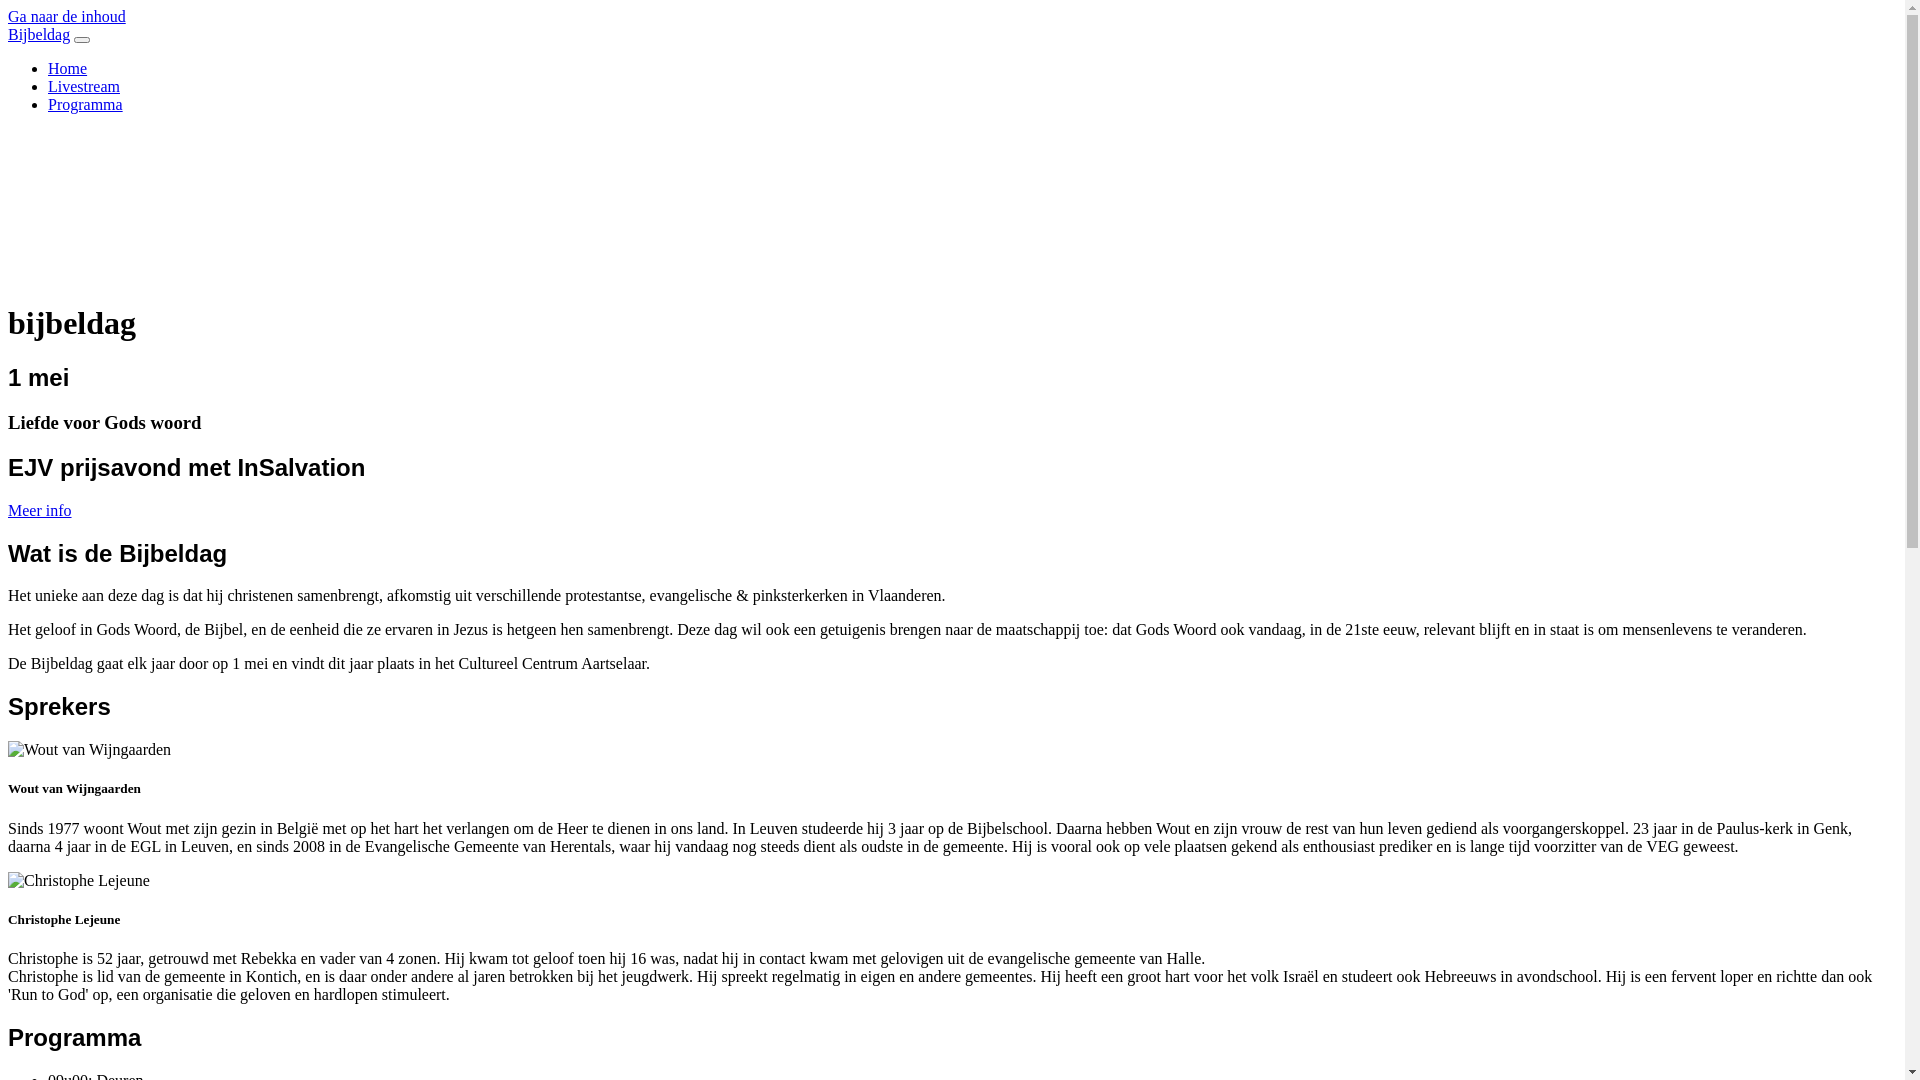  I want to click on 'Meer info', so click(39, 509).